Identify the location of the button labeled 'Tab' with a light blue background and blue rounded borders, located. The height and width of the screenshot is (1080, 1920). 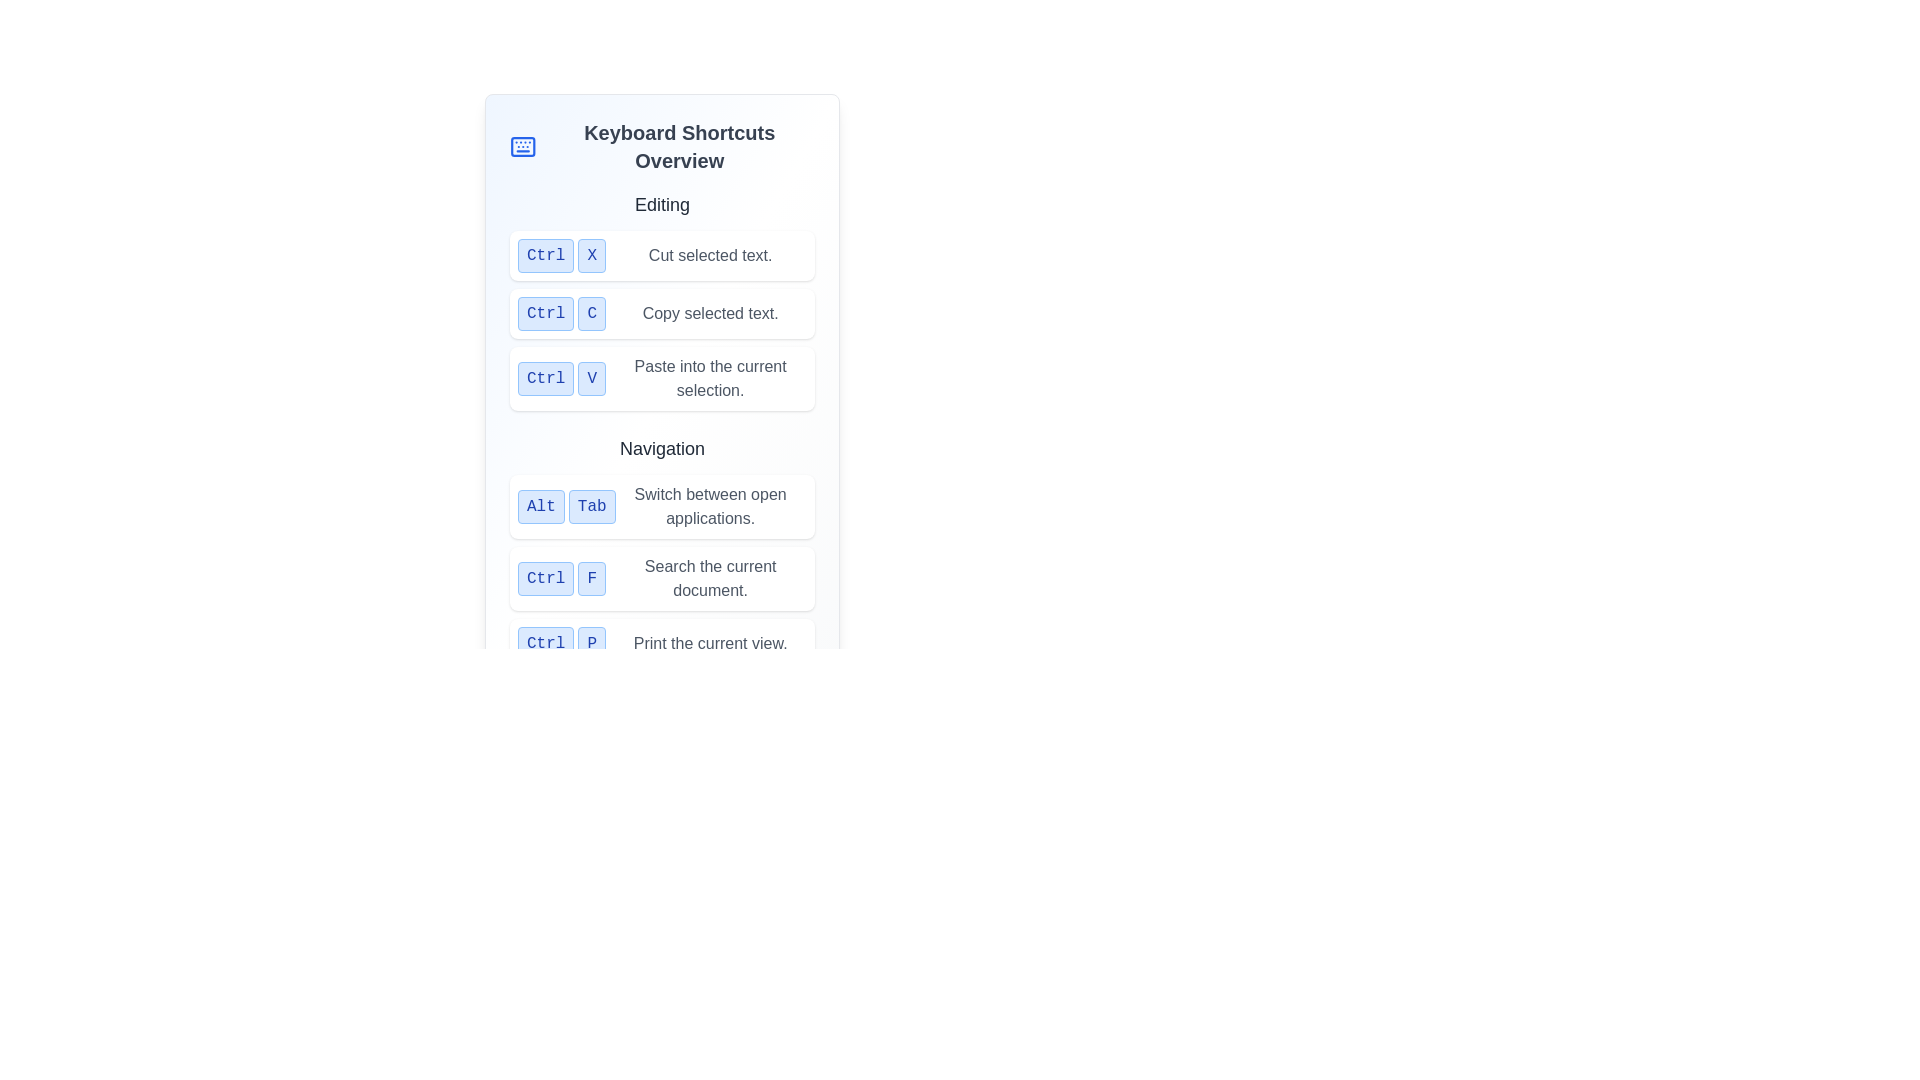
(590, 505).